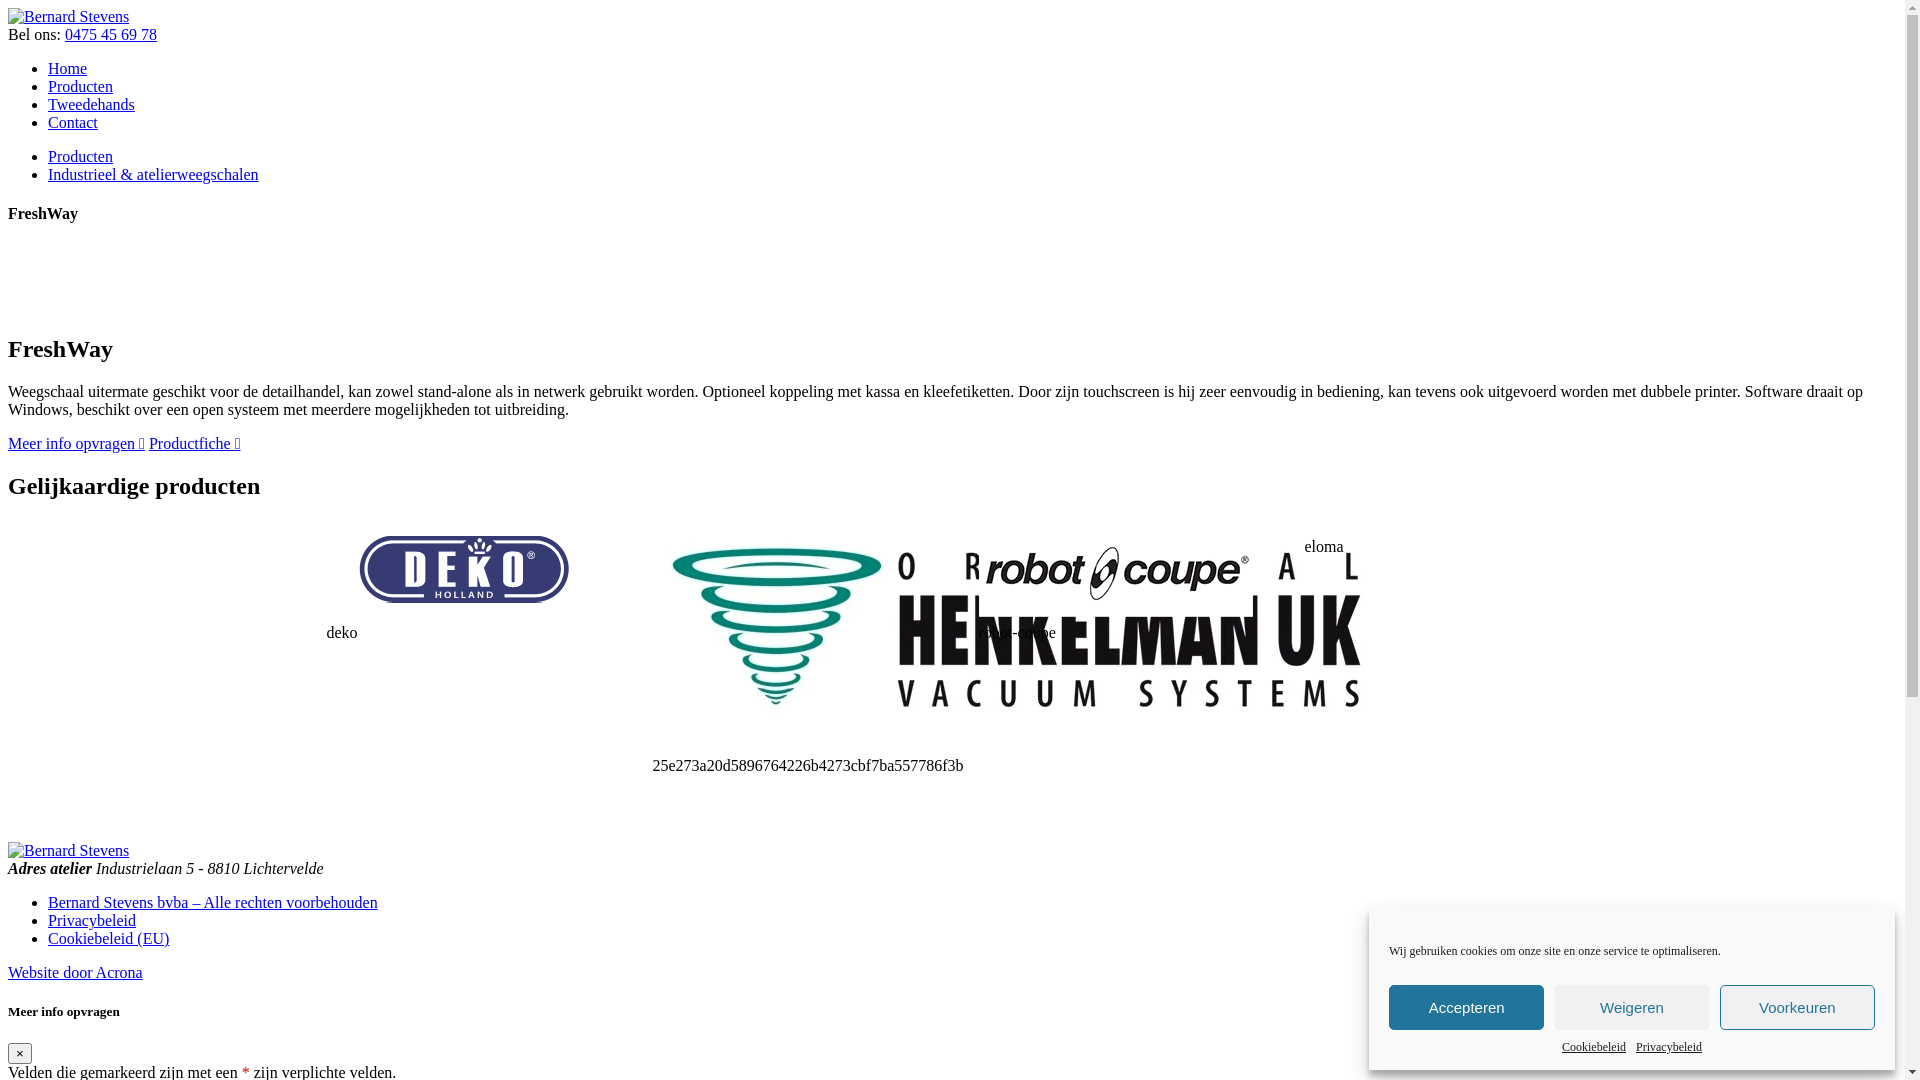  I want to click on 'Tweedehands', so click(90, 104).